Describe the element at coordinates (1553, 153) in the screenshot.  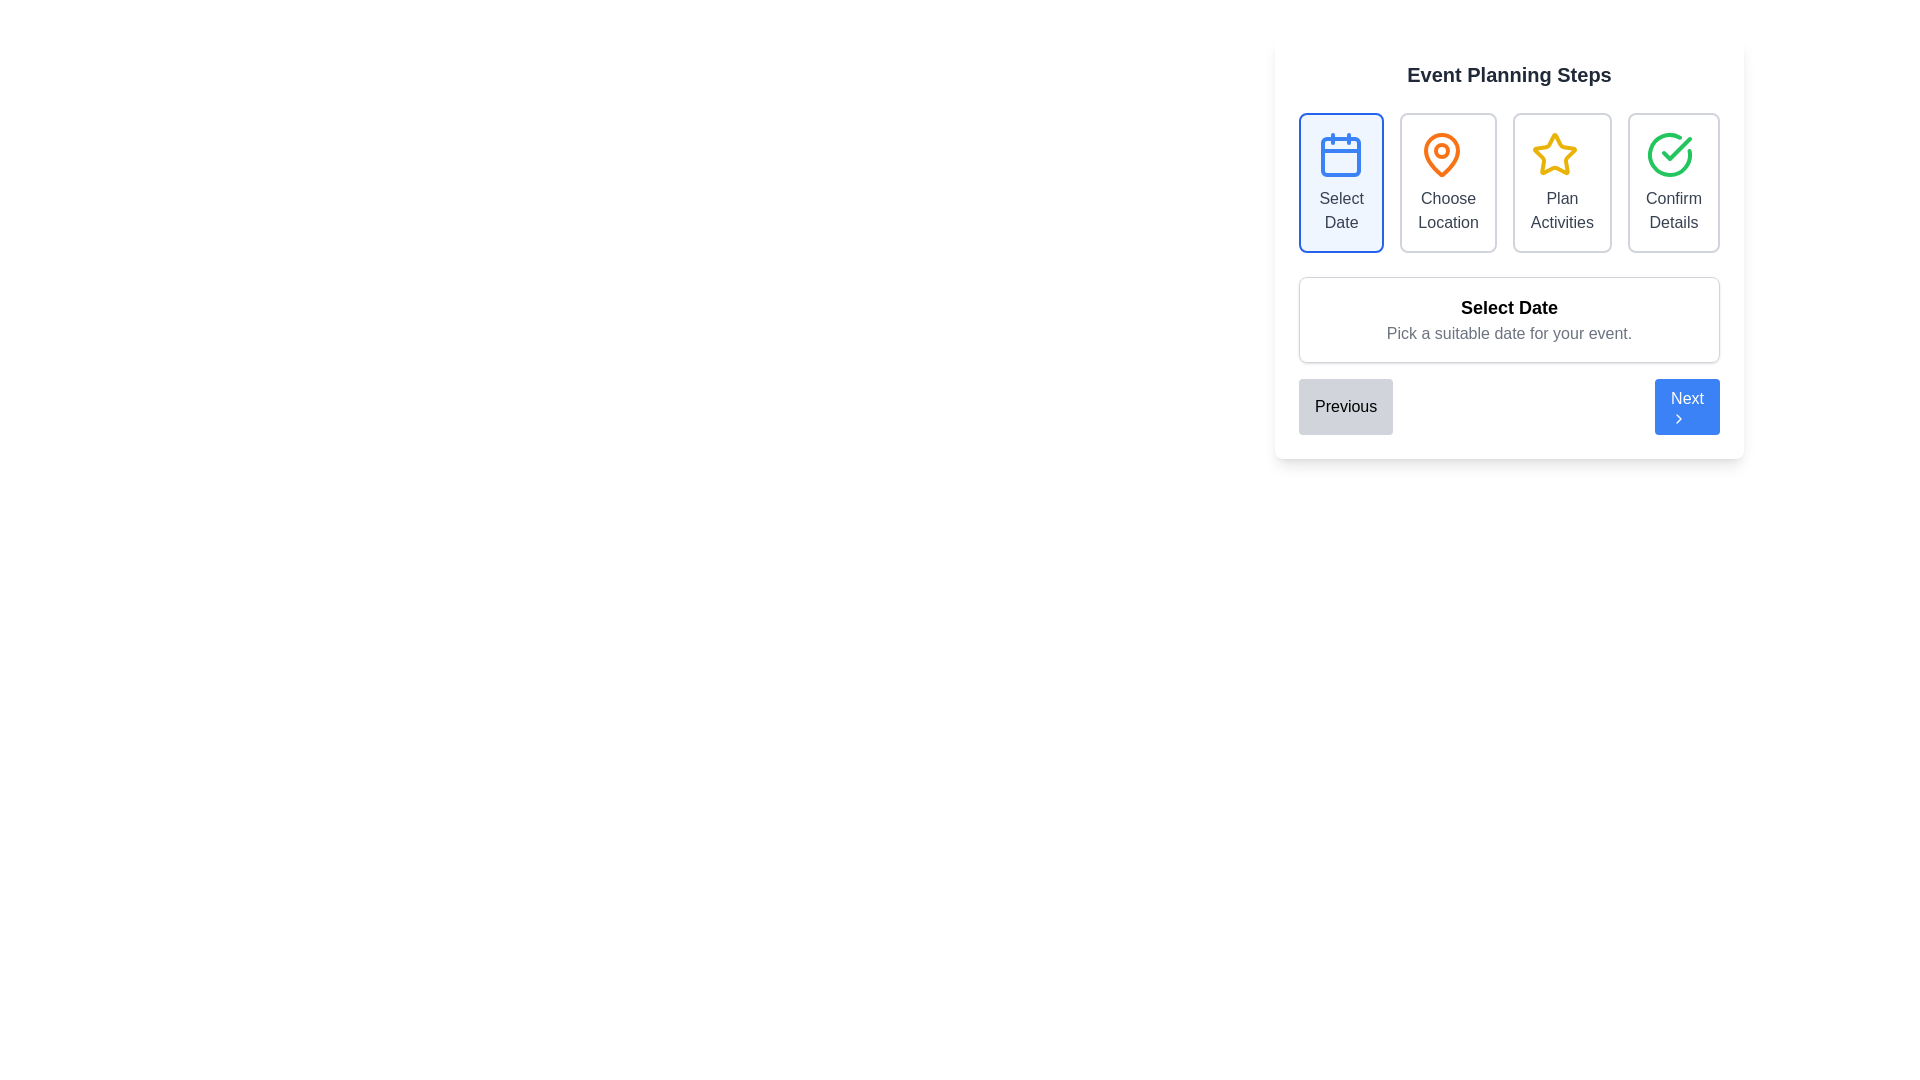
I see `the yellow star-shaped icon, which is the third icon in a horizontal sequence of four icons located near the top of the window` at that location.